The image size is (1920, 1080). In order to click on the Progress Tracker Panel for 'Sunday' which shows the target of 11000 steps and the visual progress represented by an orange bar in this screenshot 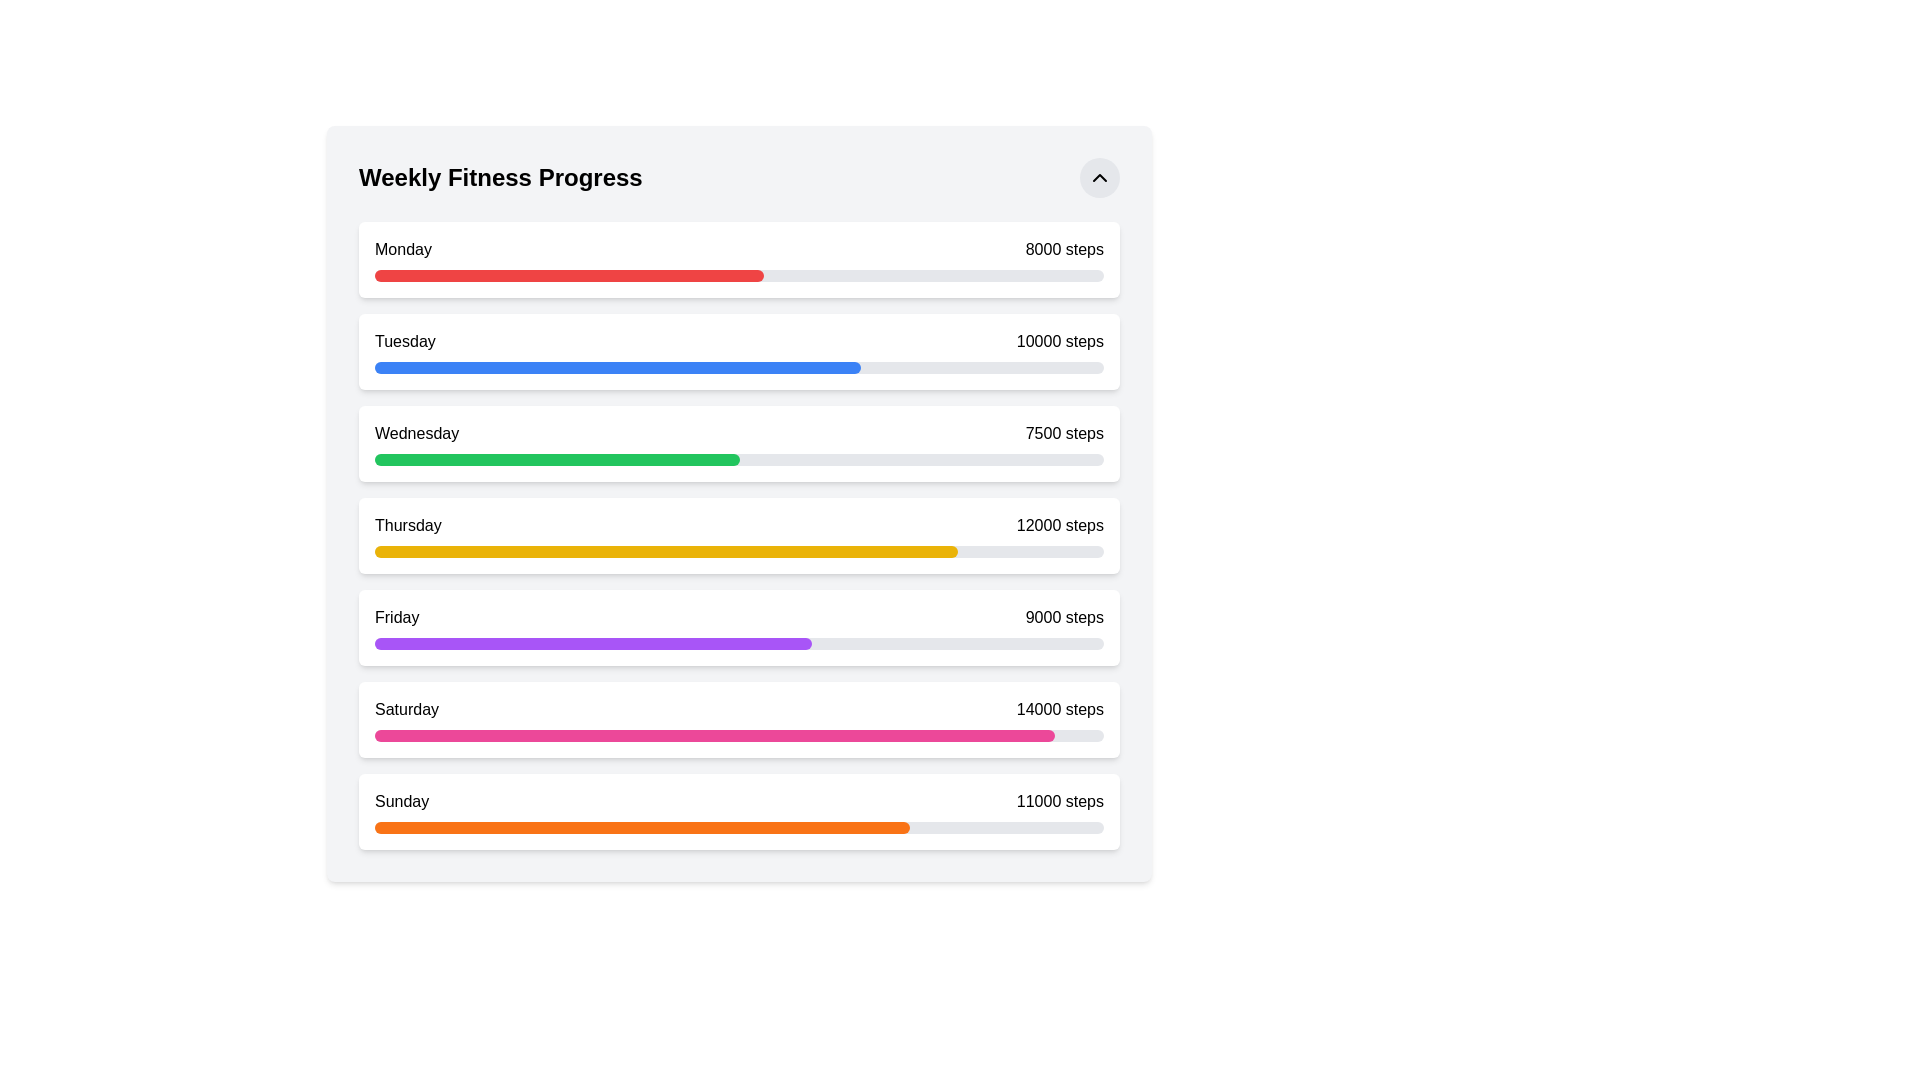, I will do `click(738, 812)`.